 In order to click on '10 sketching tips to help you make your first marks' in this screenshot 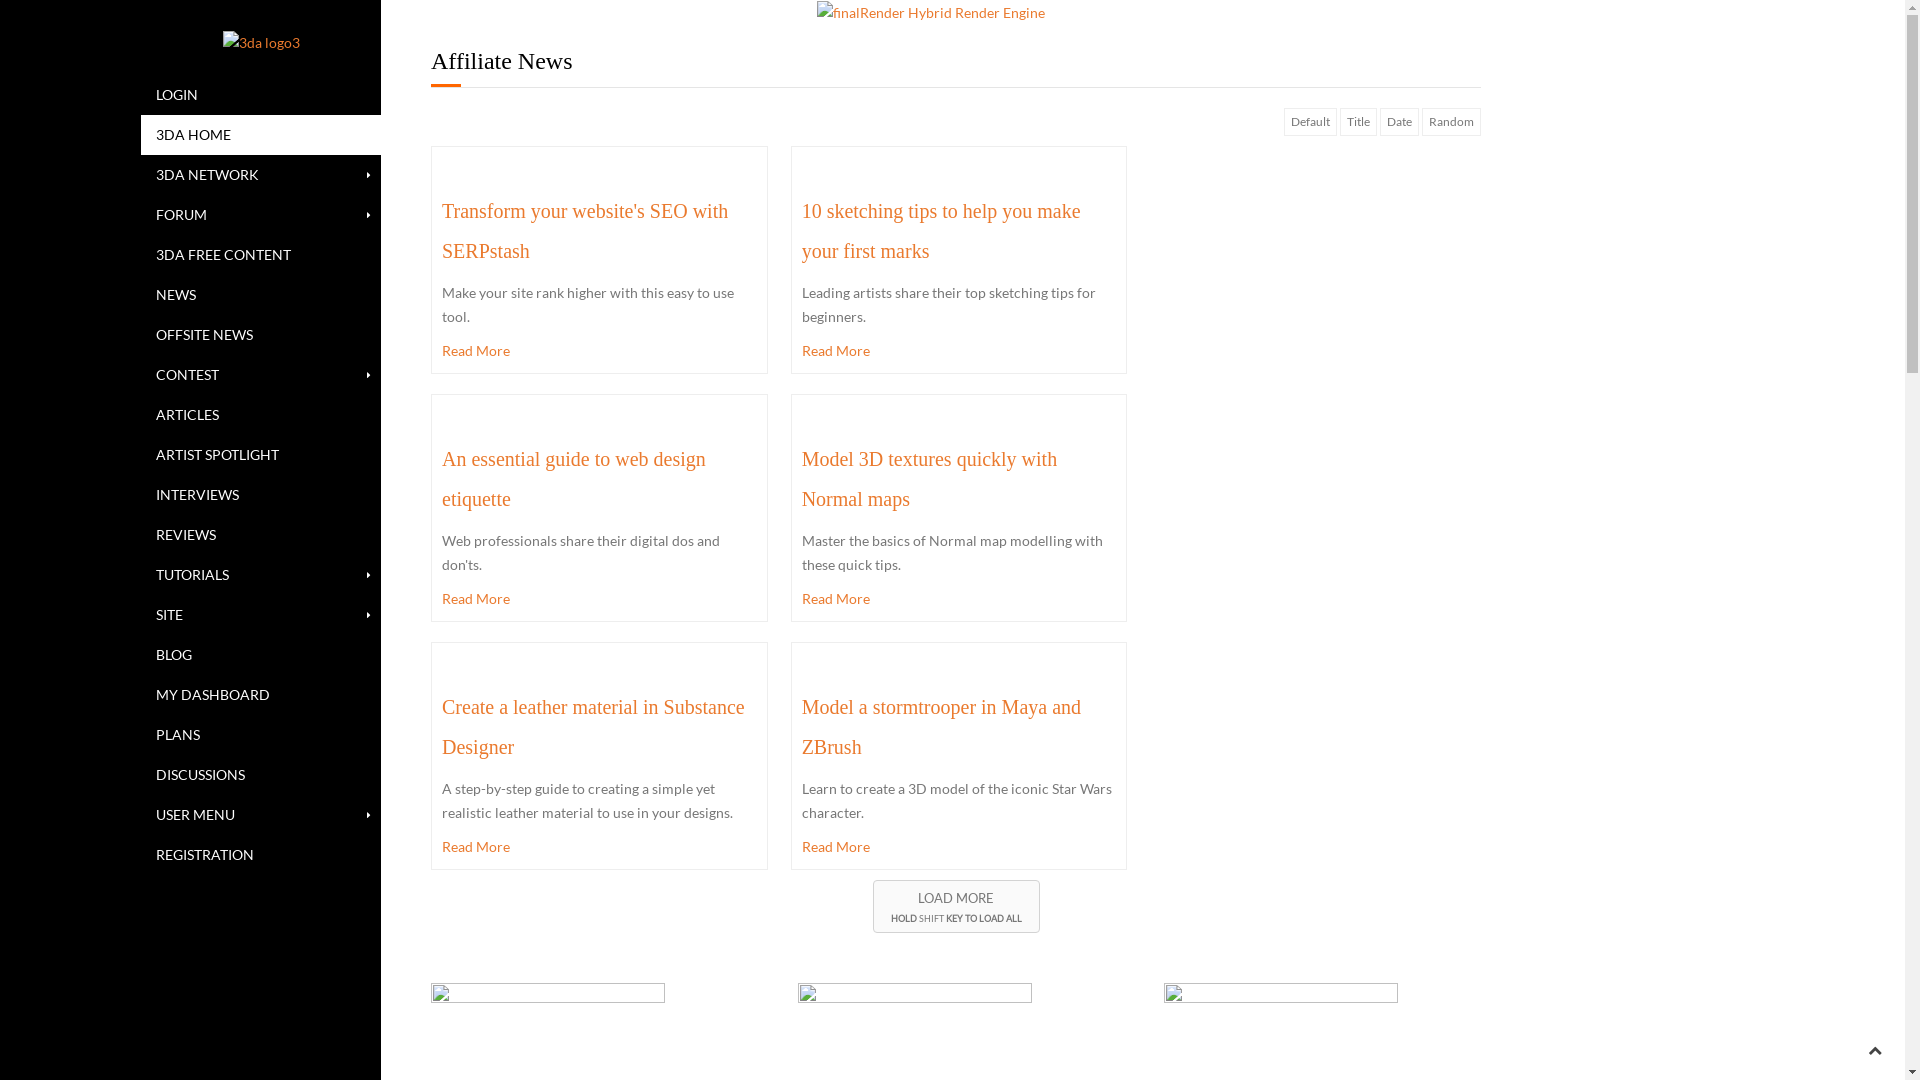, I will do `click(801, 230)`.